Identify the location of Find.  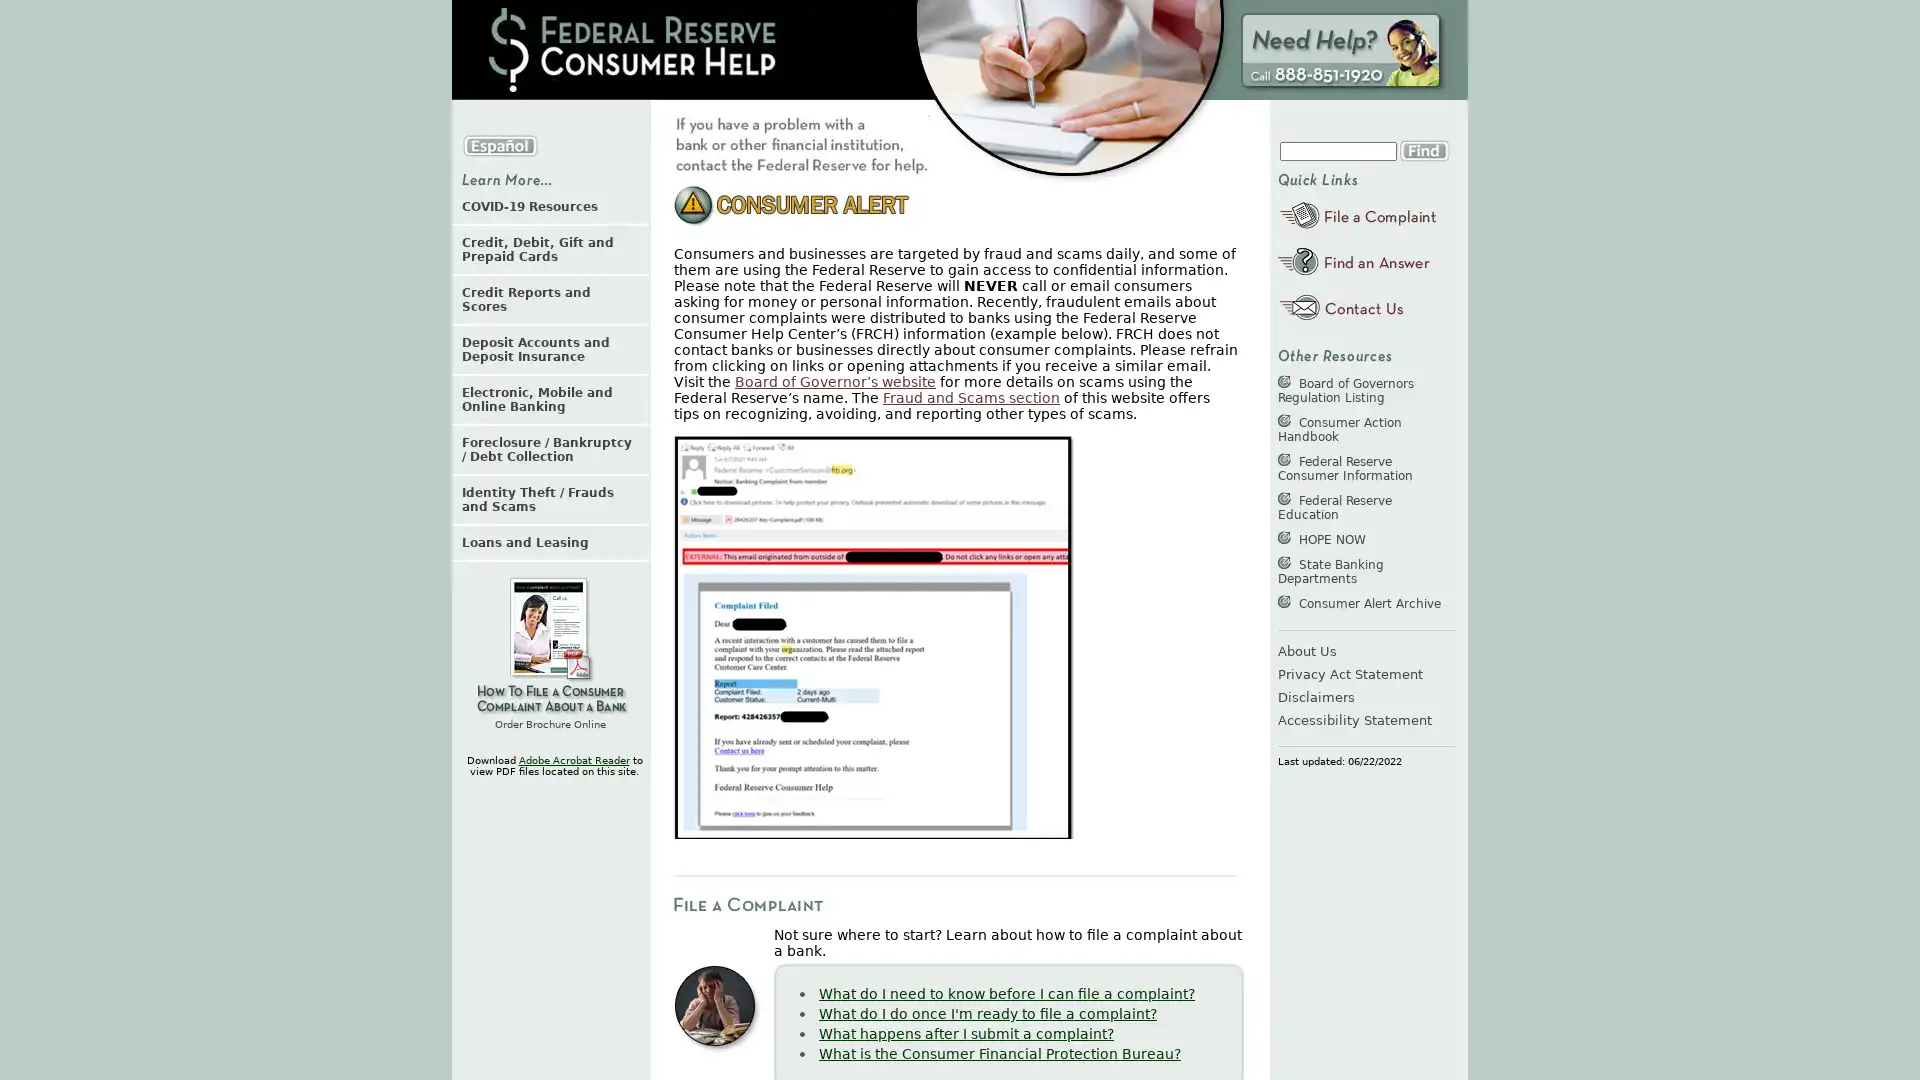
(1423, 149).